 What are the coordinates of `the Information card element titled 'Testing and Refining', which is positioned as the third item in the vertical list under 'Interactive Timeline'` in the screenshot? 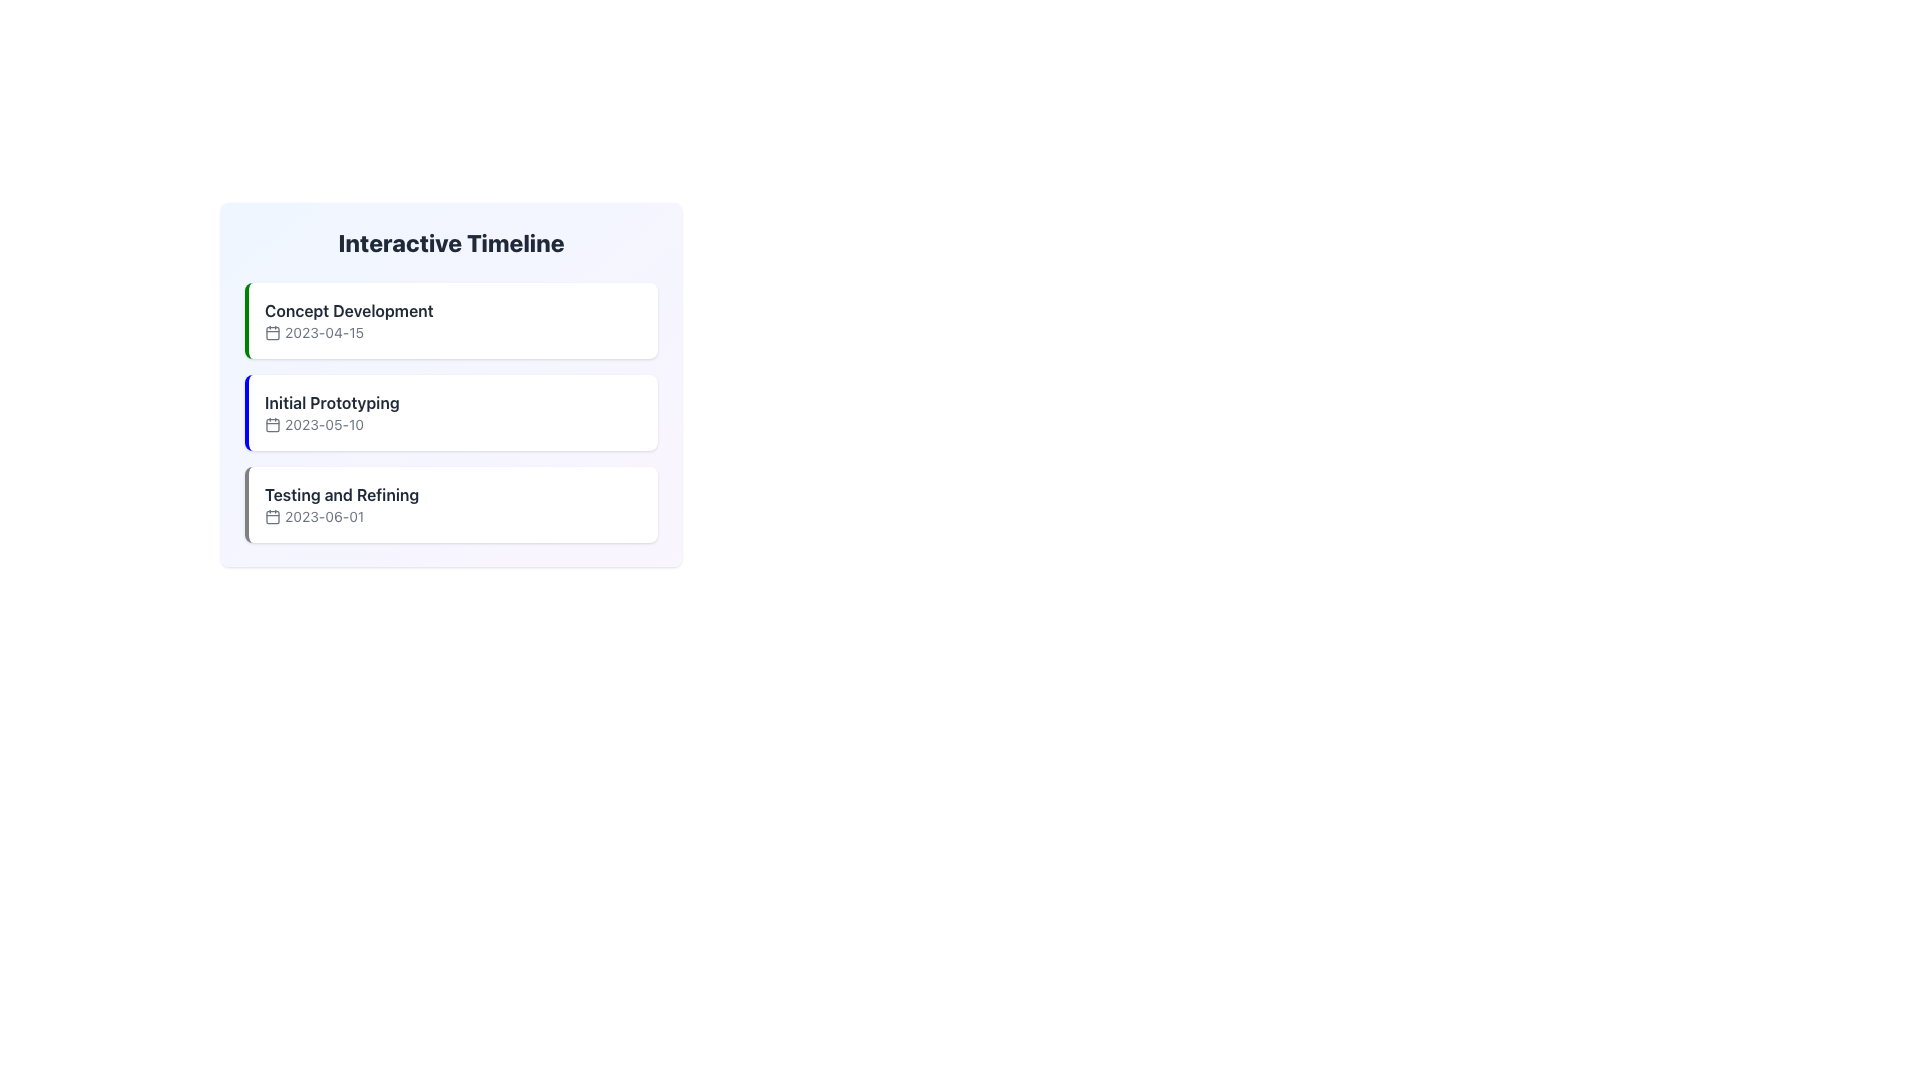 It's located at (450, 504).